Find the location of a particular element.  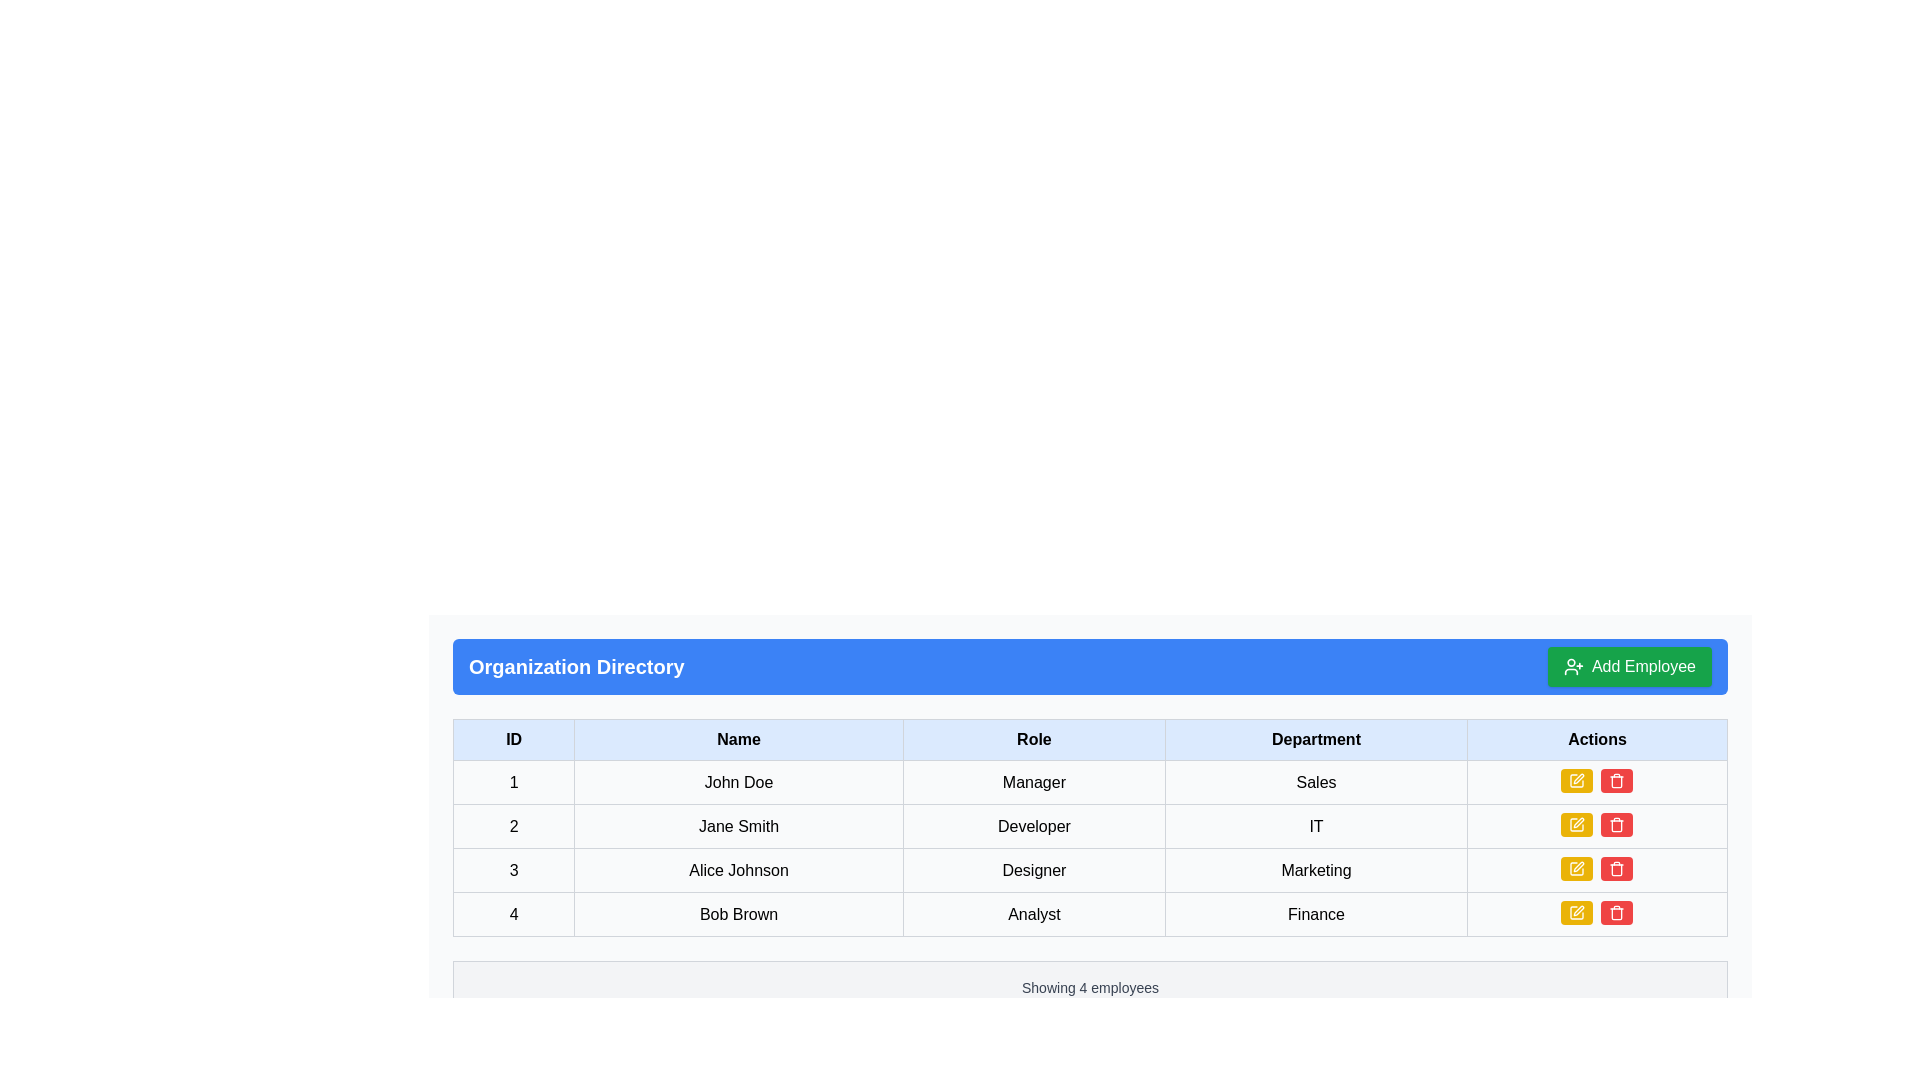

the first cell in the third row of the table that contains the text '3', which is styled minimally with a light gray border is located at coordinates (514, 869).